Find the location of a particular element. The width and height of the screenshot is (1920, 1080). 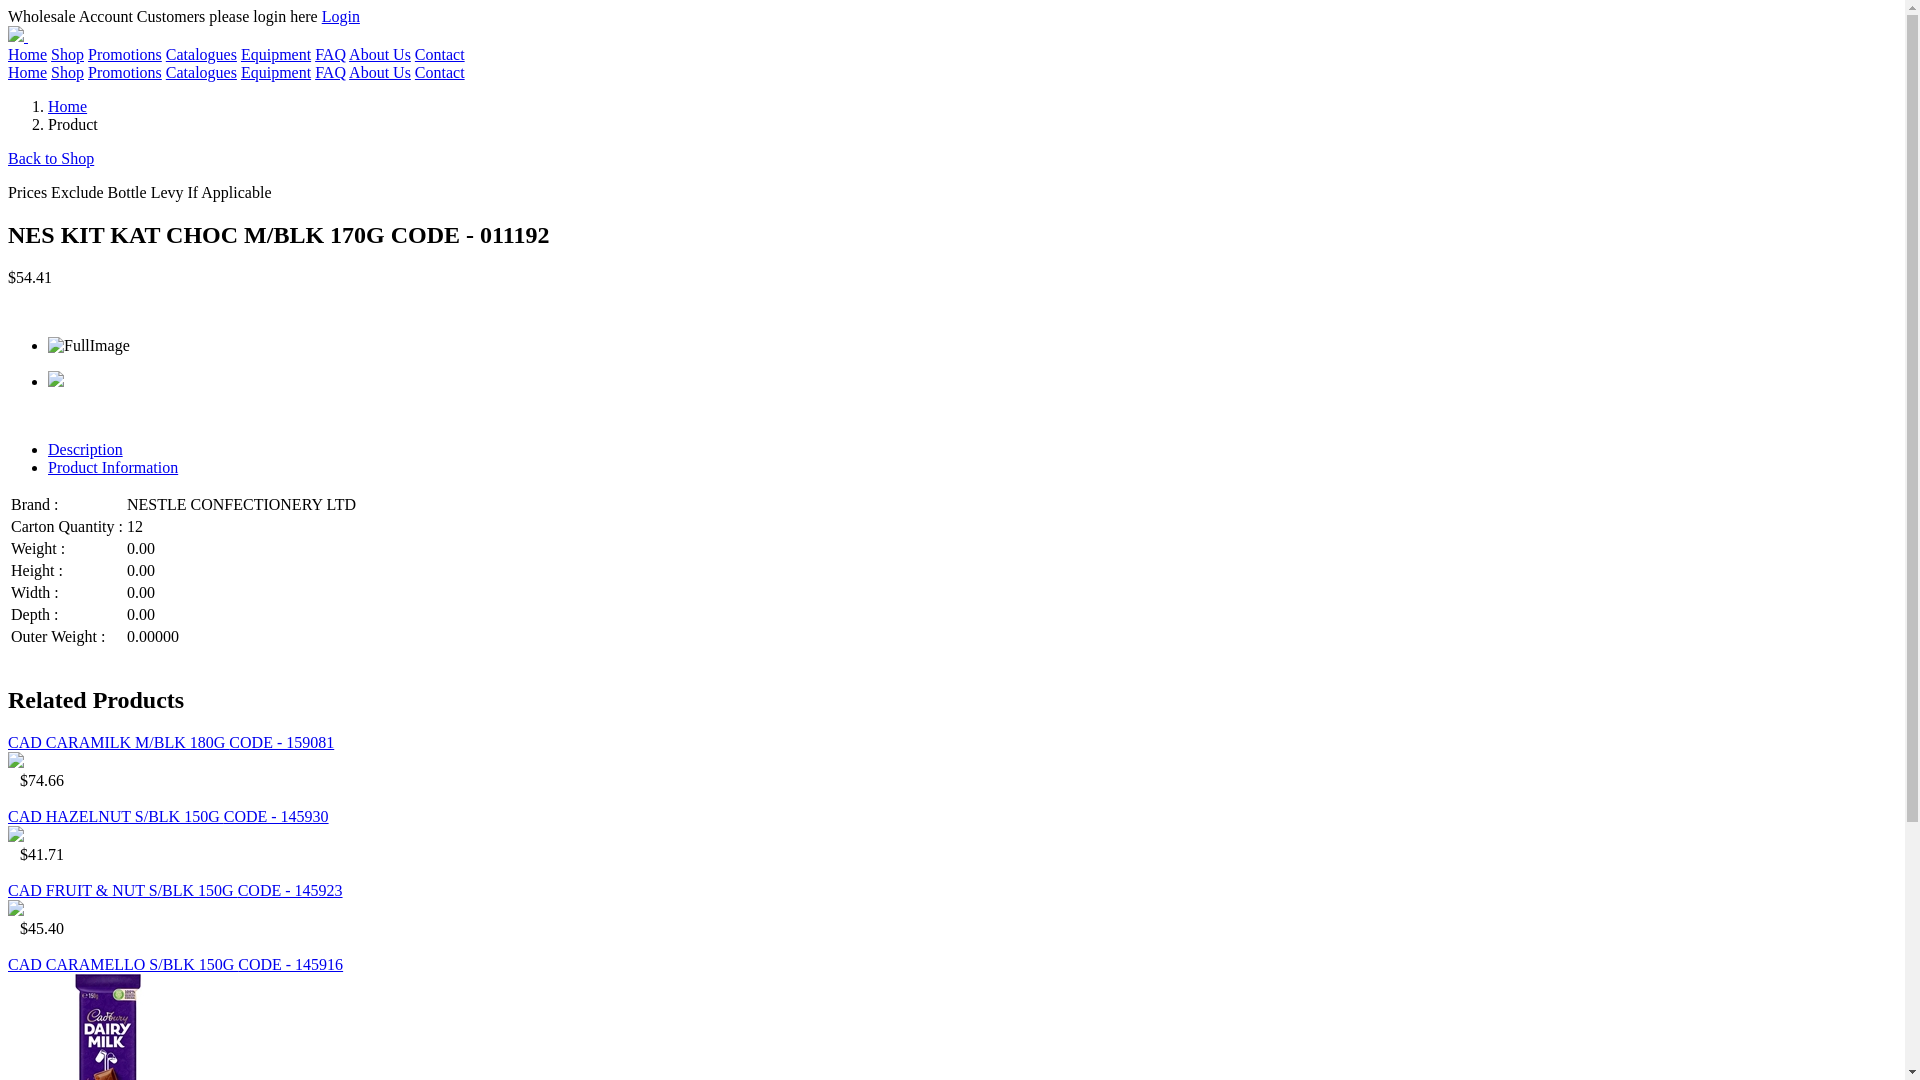

'Login' is located at coordinates (340, 16).